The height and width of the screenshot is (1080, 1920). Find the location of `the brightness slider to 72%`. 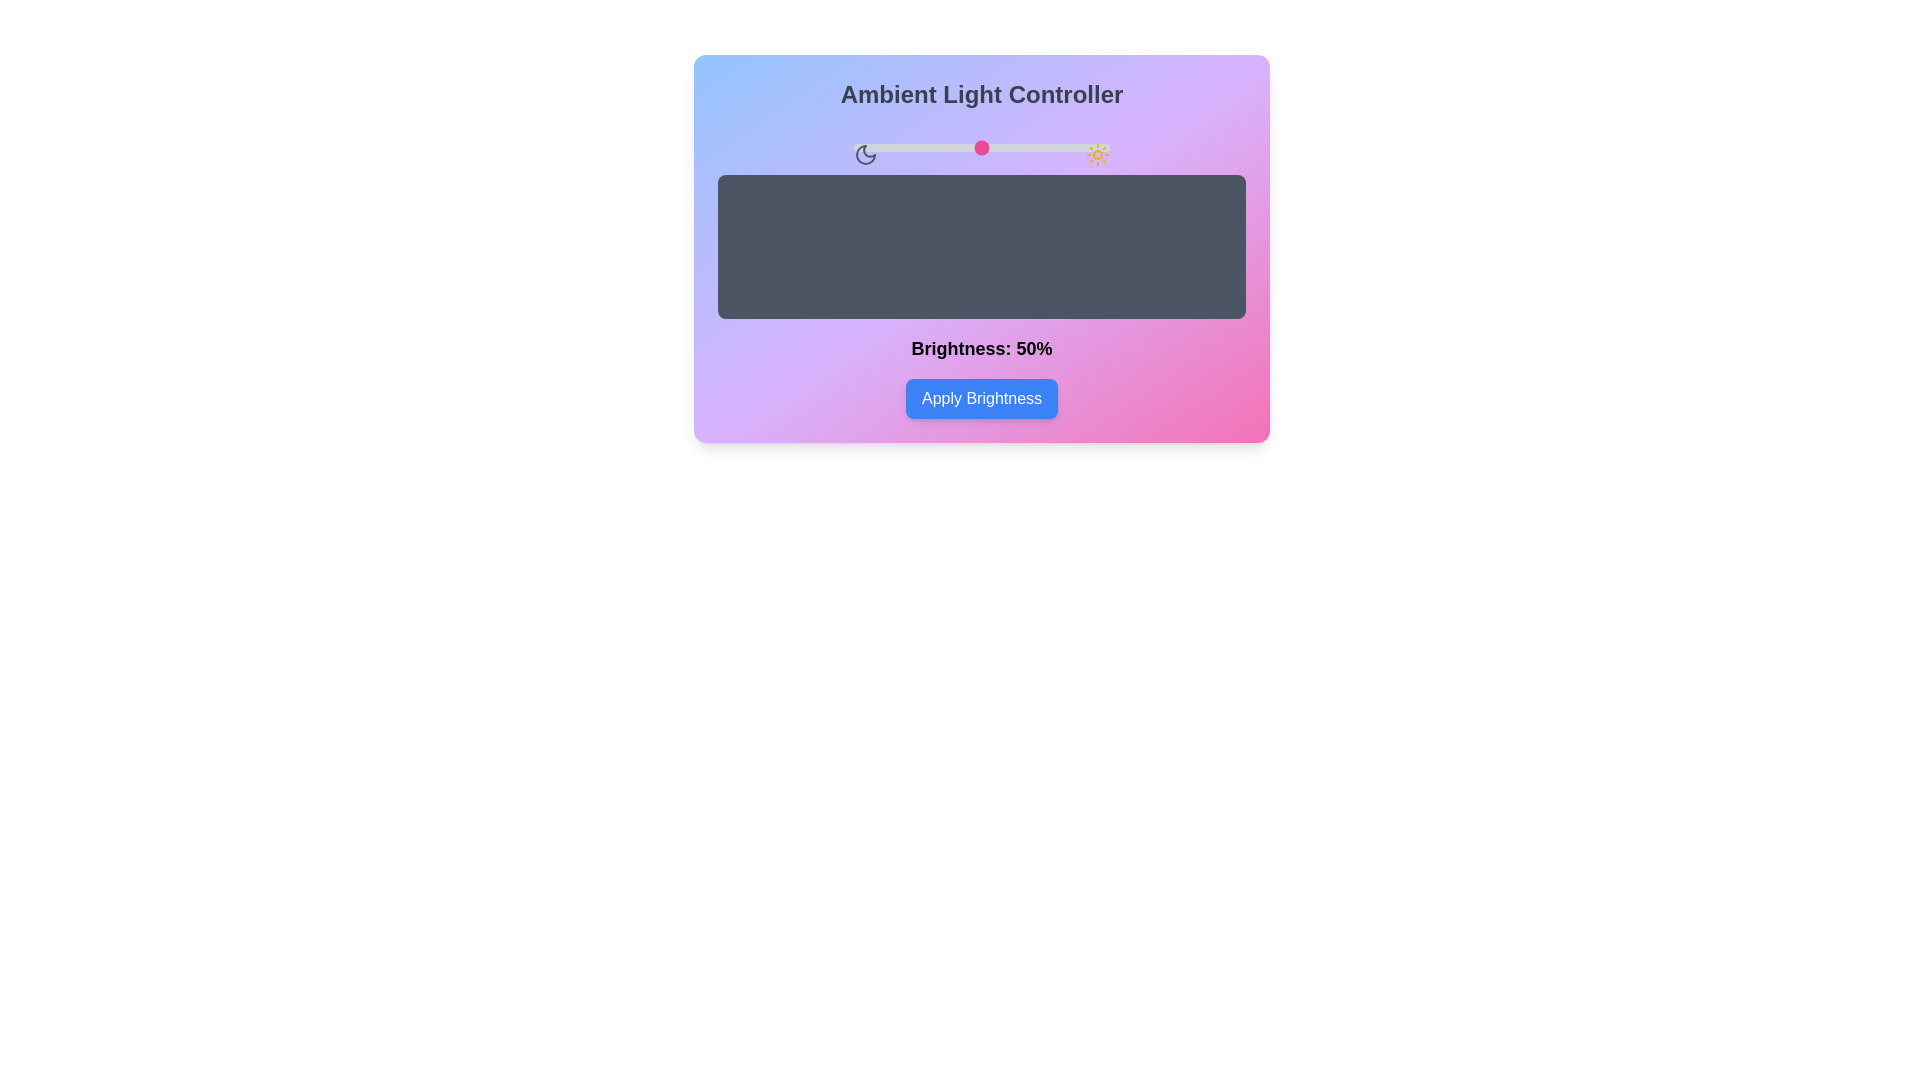

the brightness slider to 72% is located at coordinates (1038, 146).